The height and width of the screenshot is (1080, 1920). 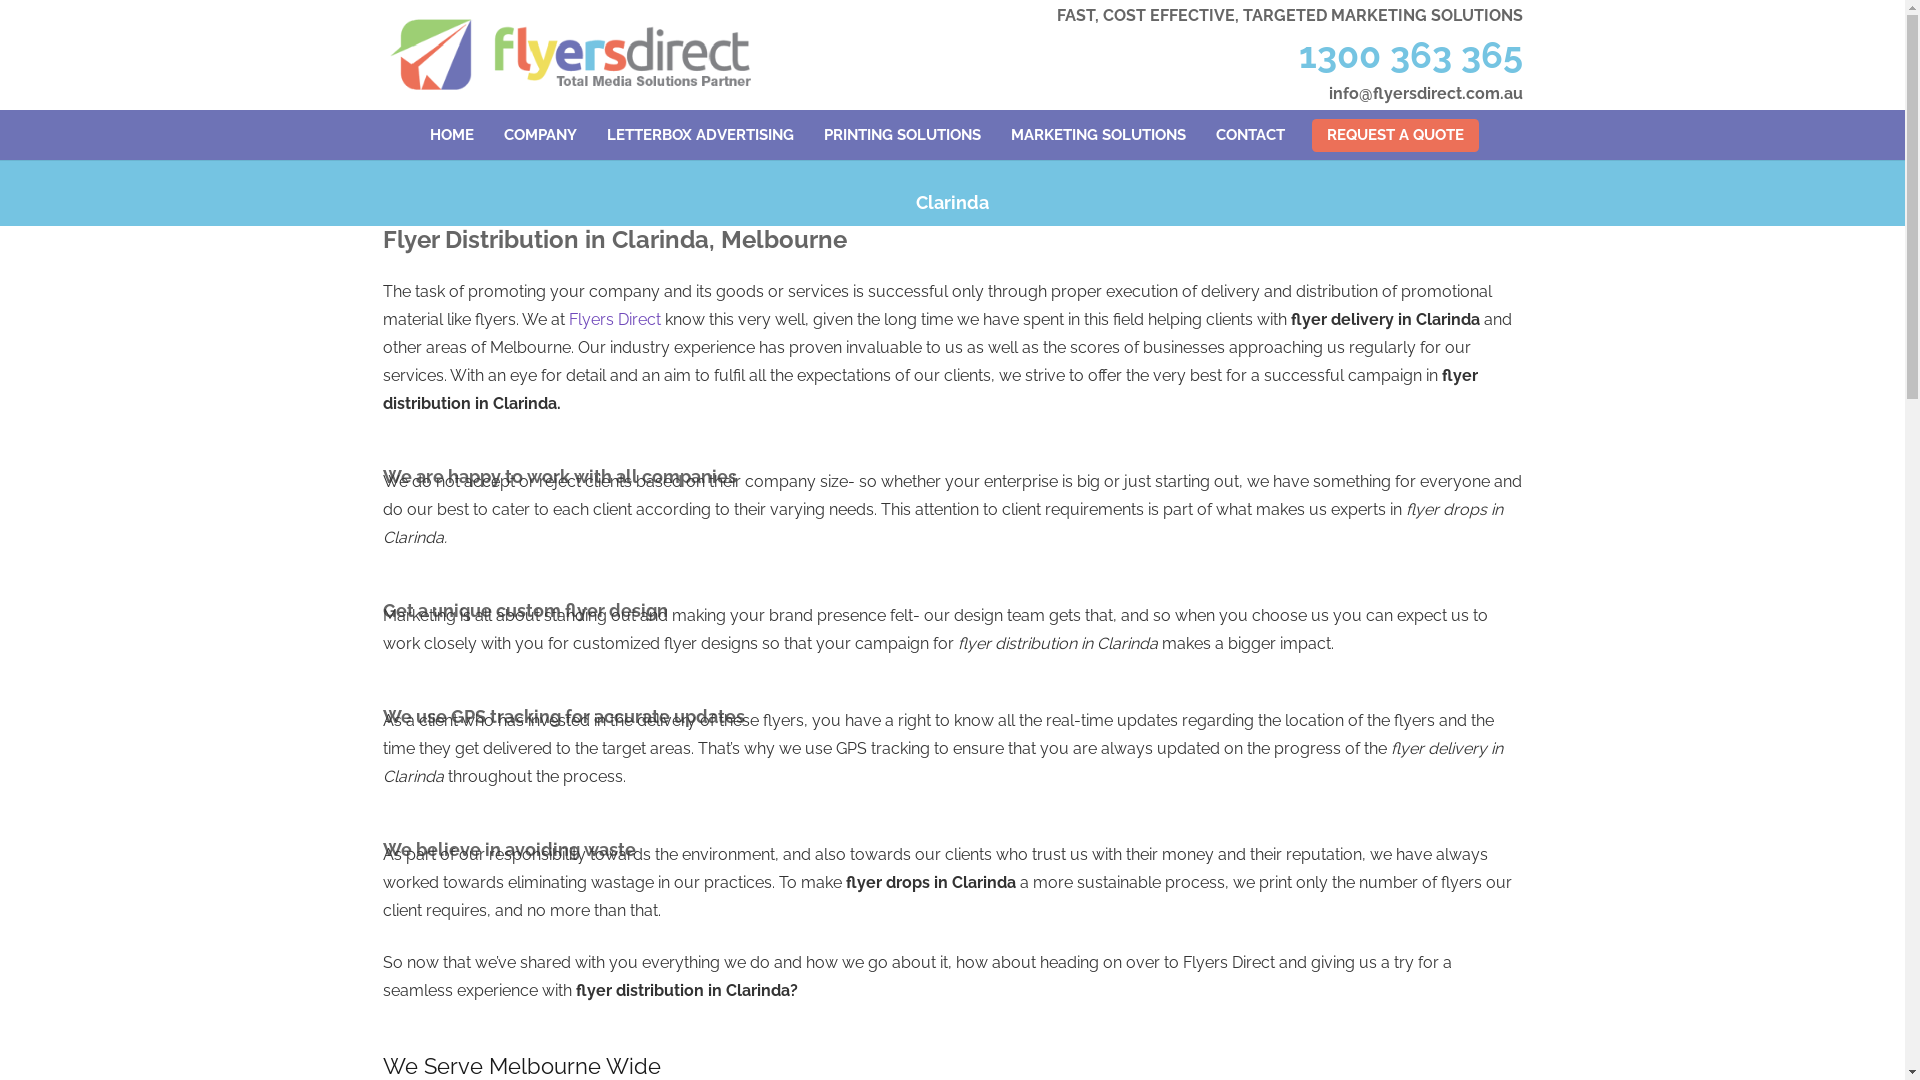 I want to click on 'HOME', so click(x=450, y=135).